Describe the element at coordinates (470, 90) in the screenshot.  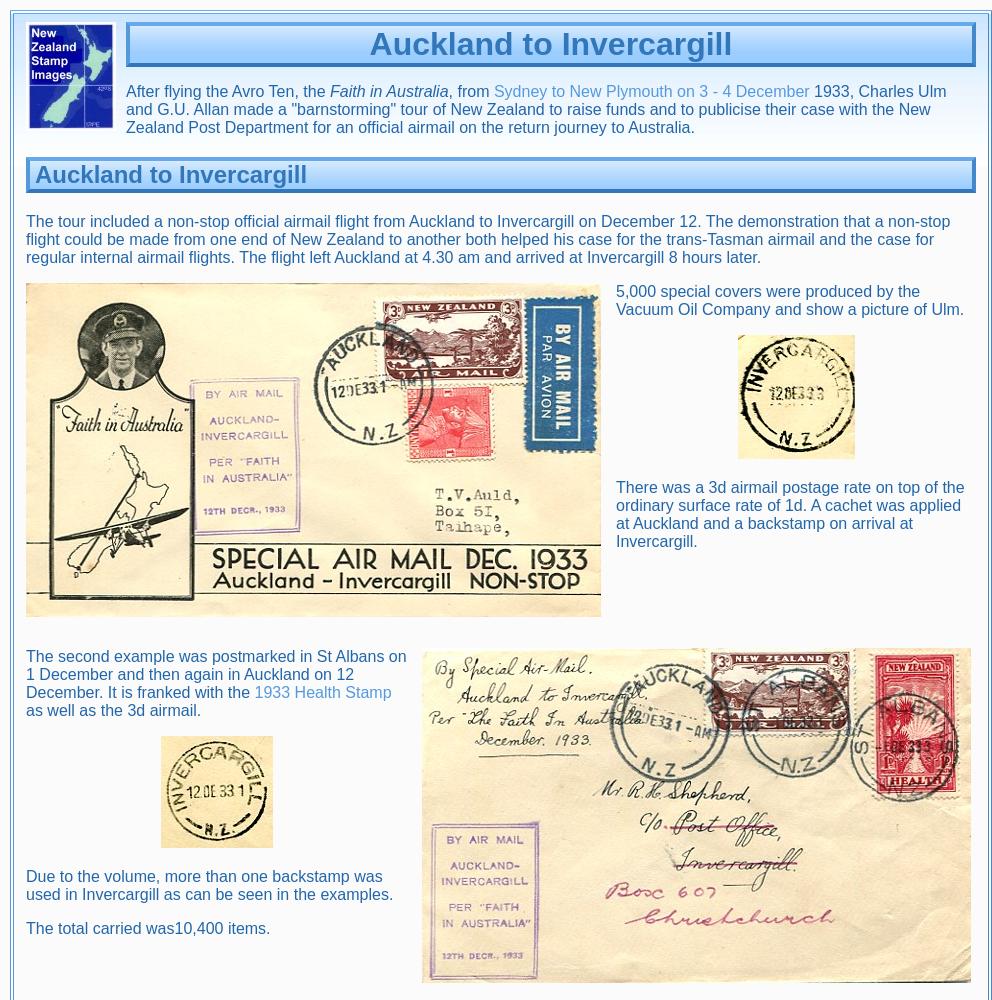
I see `',
from'` at that location.